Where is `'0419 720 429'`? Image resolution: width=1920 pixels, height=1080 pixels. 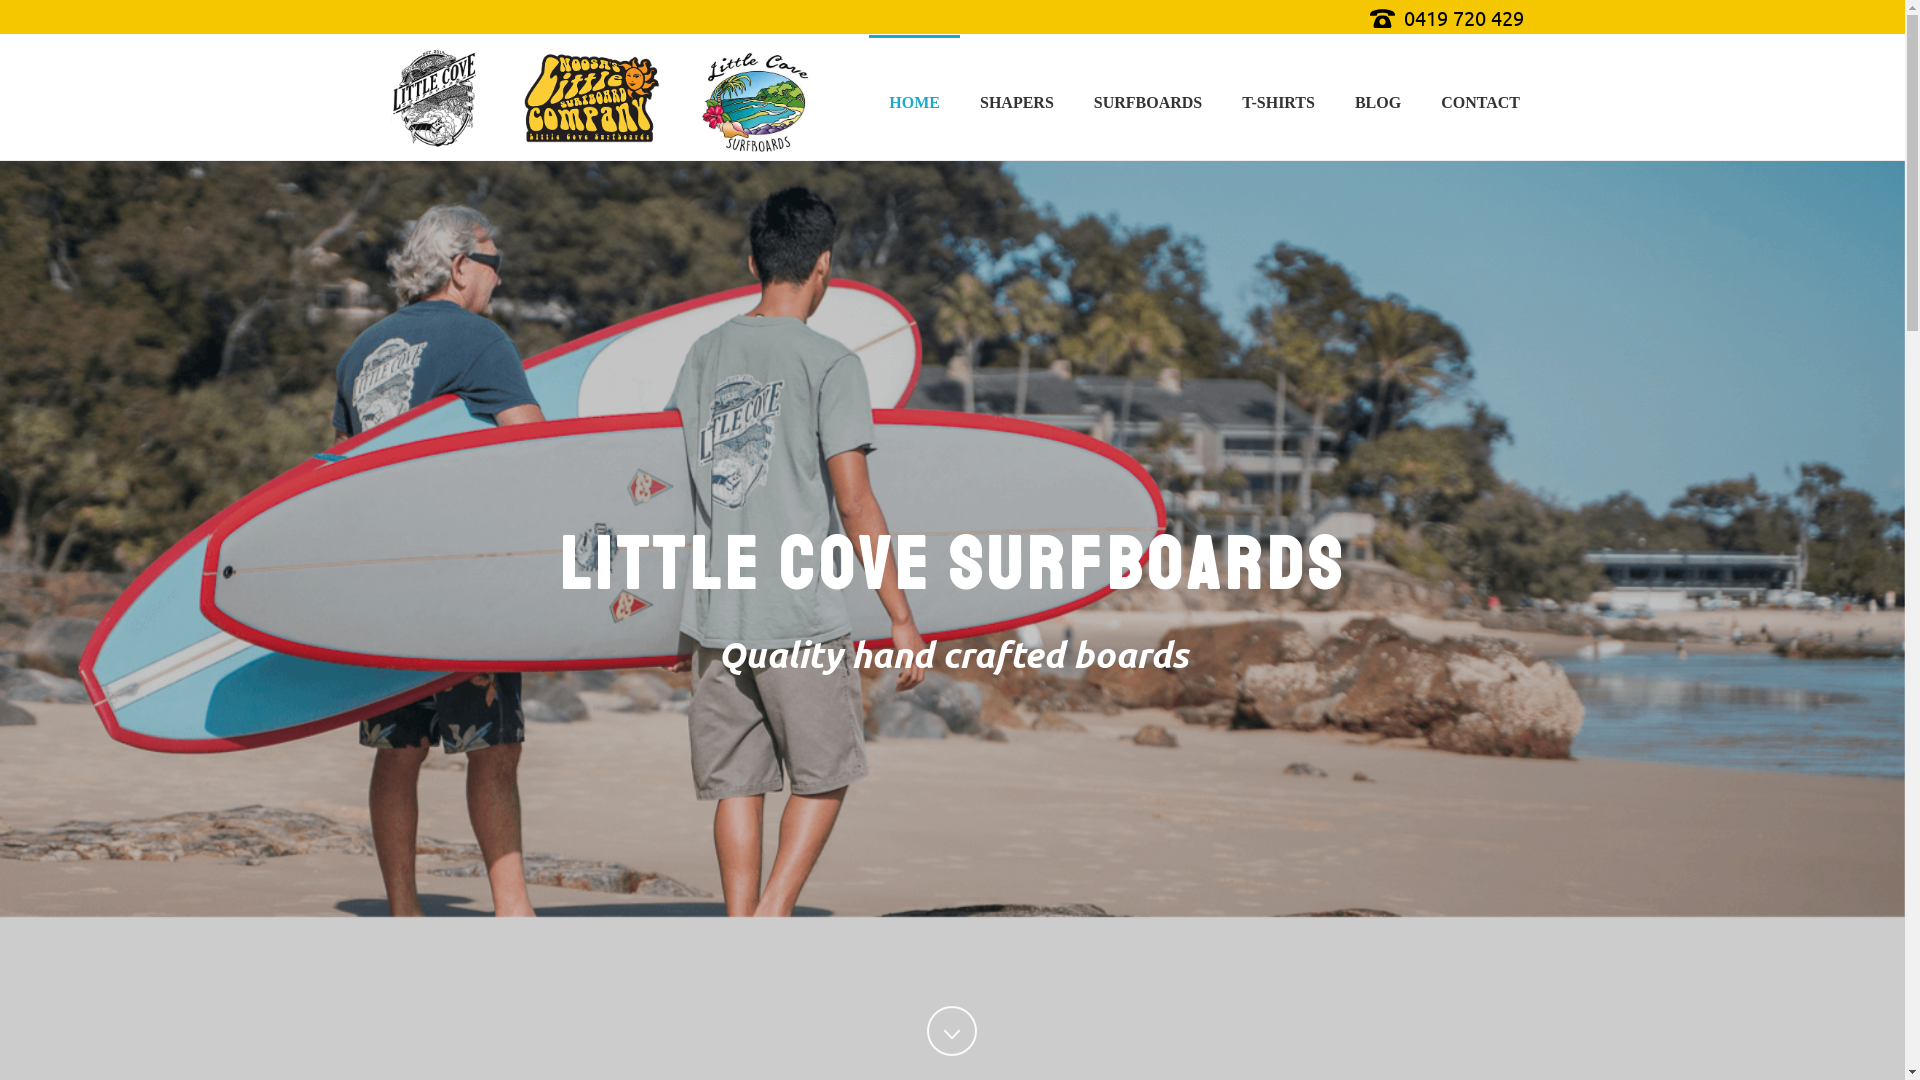
'0419 720 429' is located at coordinates (1464, 17).